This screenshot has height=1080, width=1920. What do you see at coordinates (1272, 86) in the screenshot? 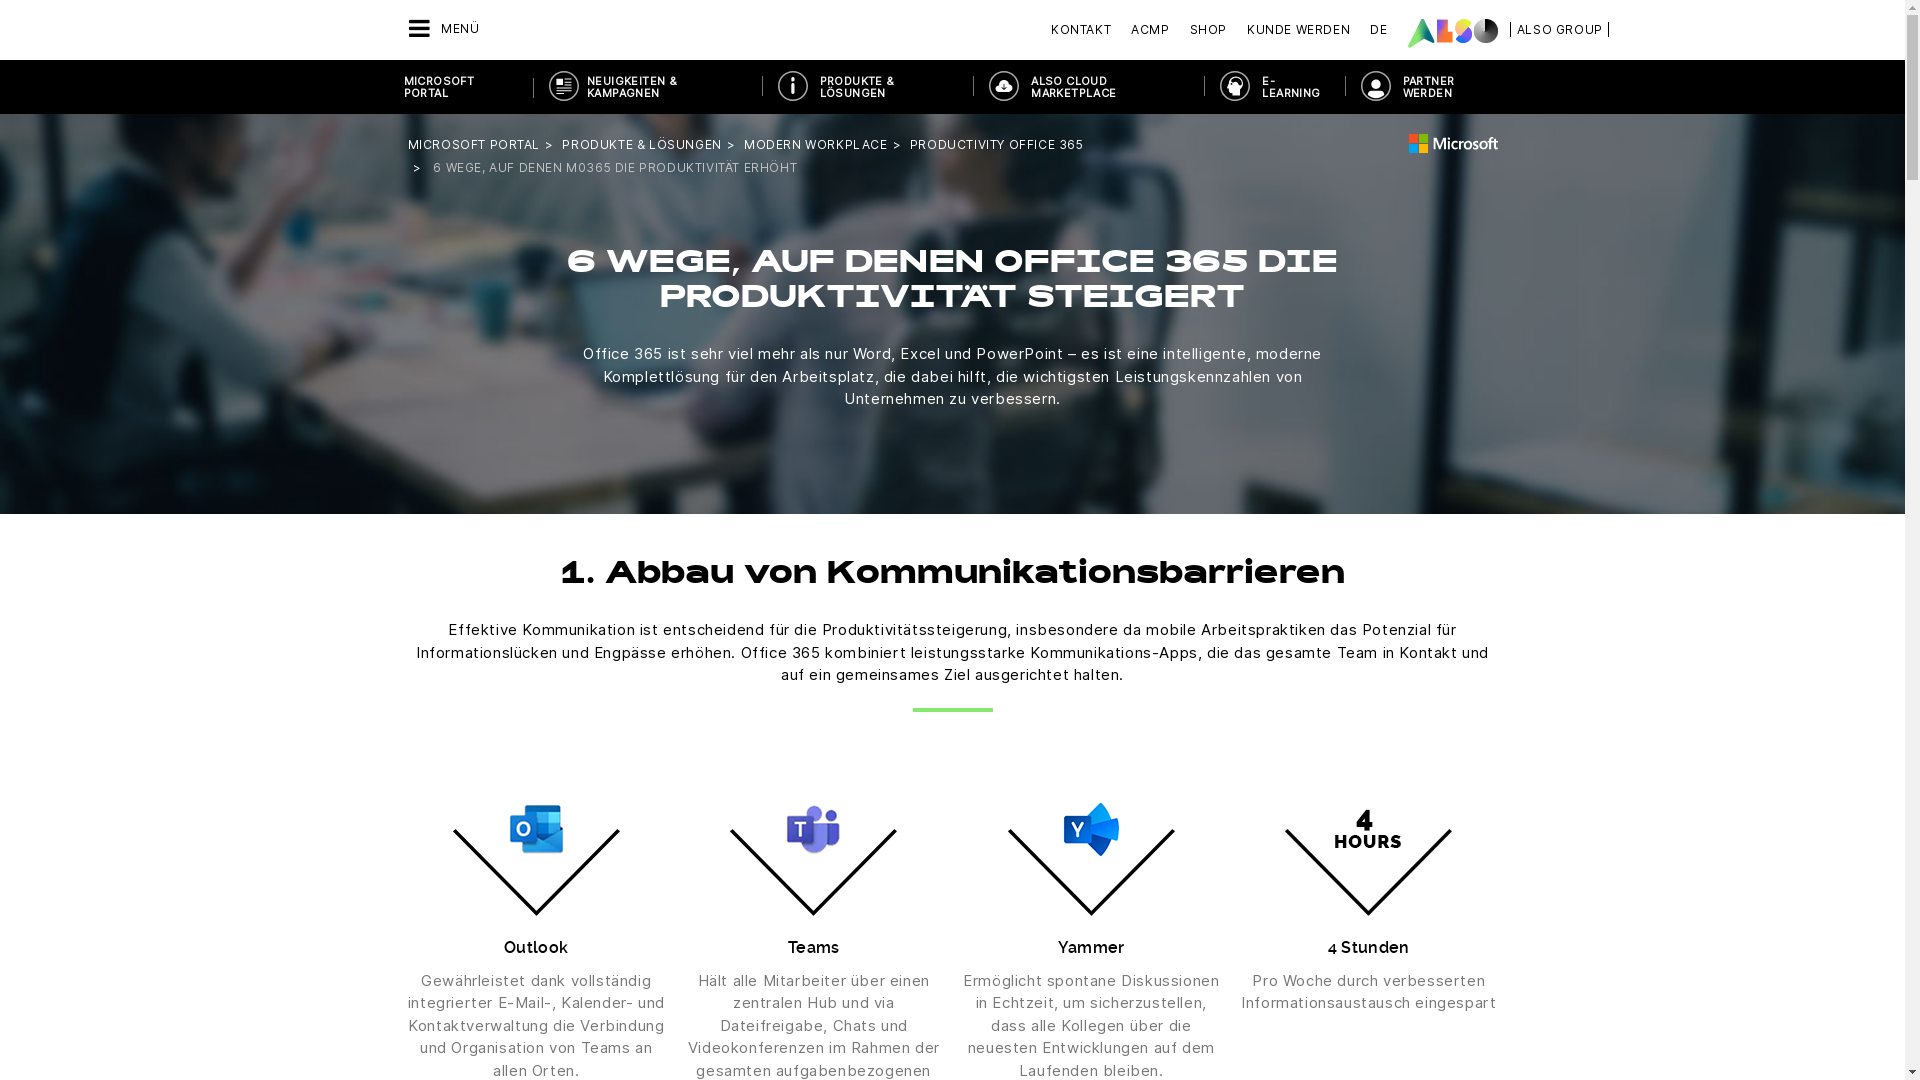
I see `'E-LEARNING'` at bounding box center [1272, 86].